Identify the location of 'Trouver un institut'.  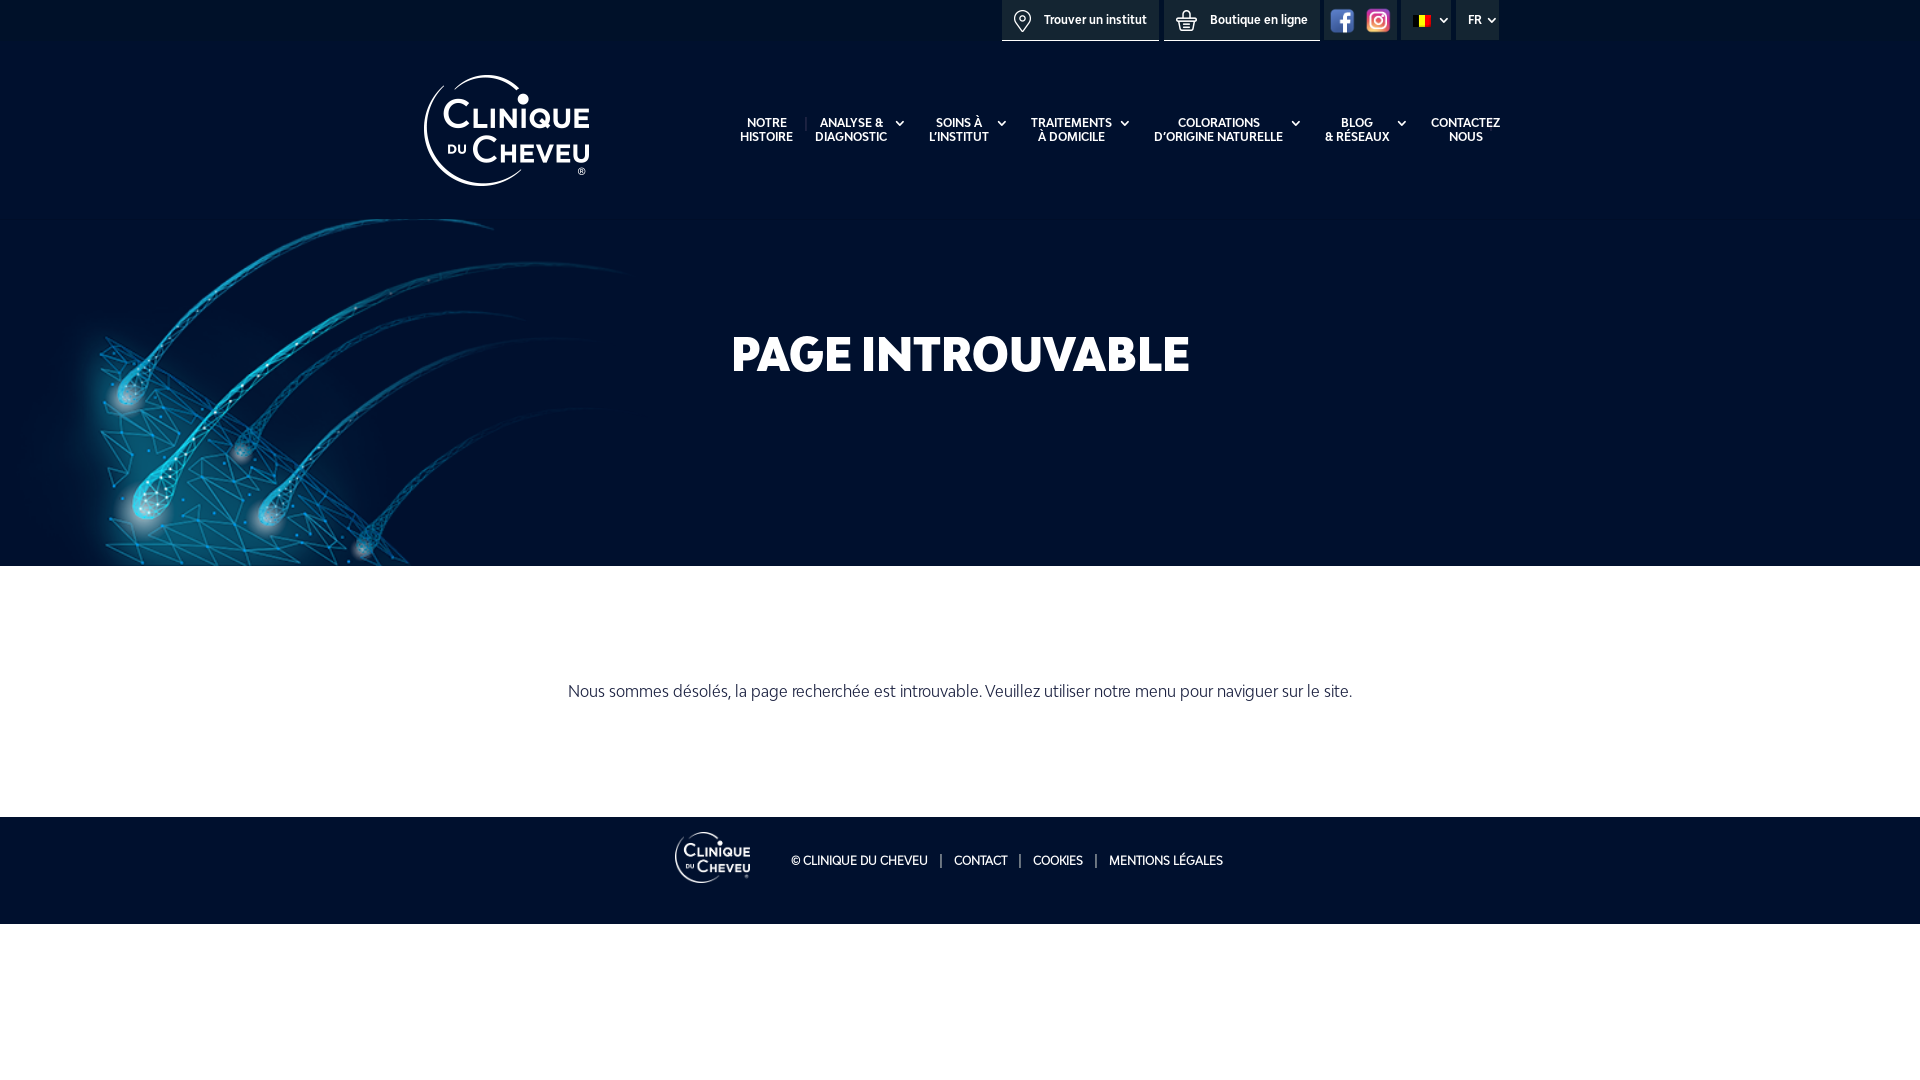
(1079, 20).